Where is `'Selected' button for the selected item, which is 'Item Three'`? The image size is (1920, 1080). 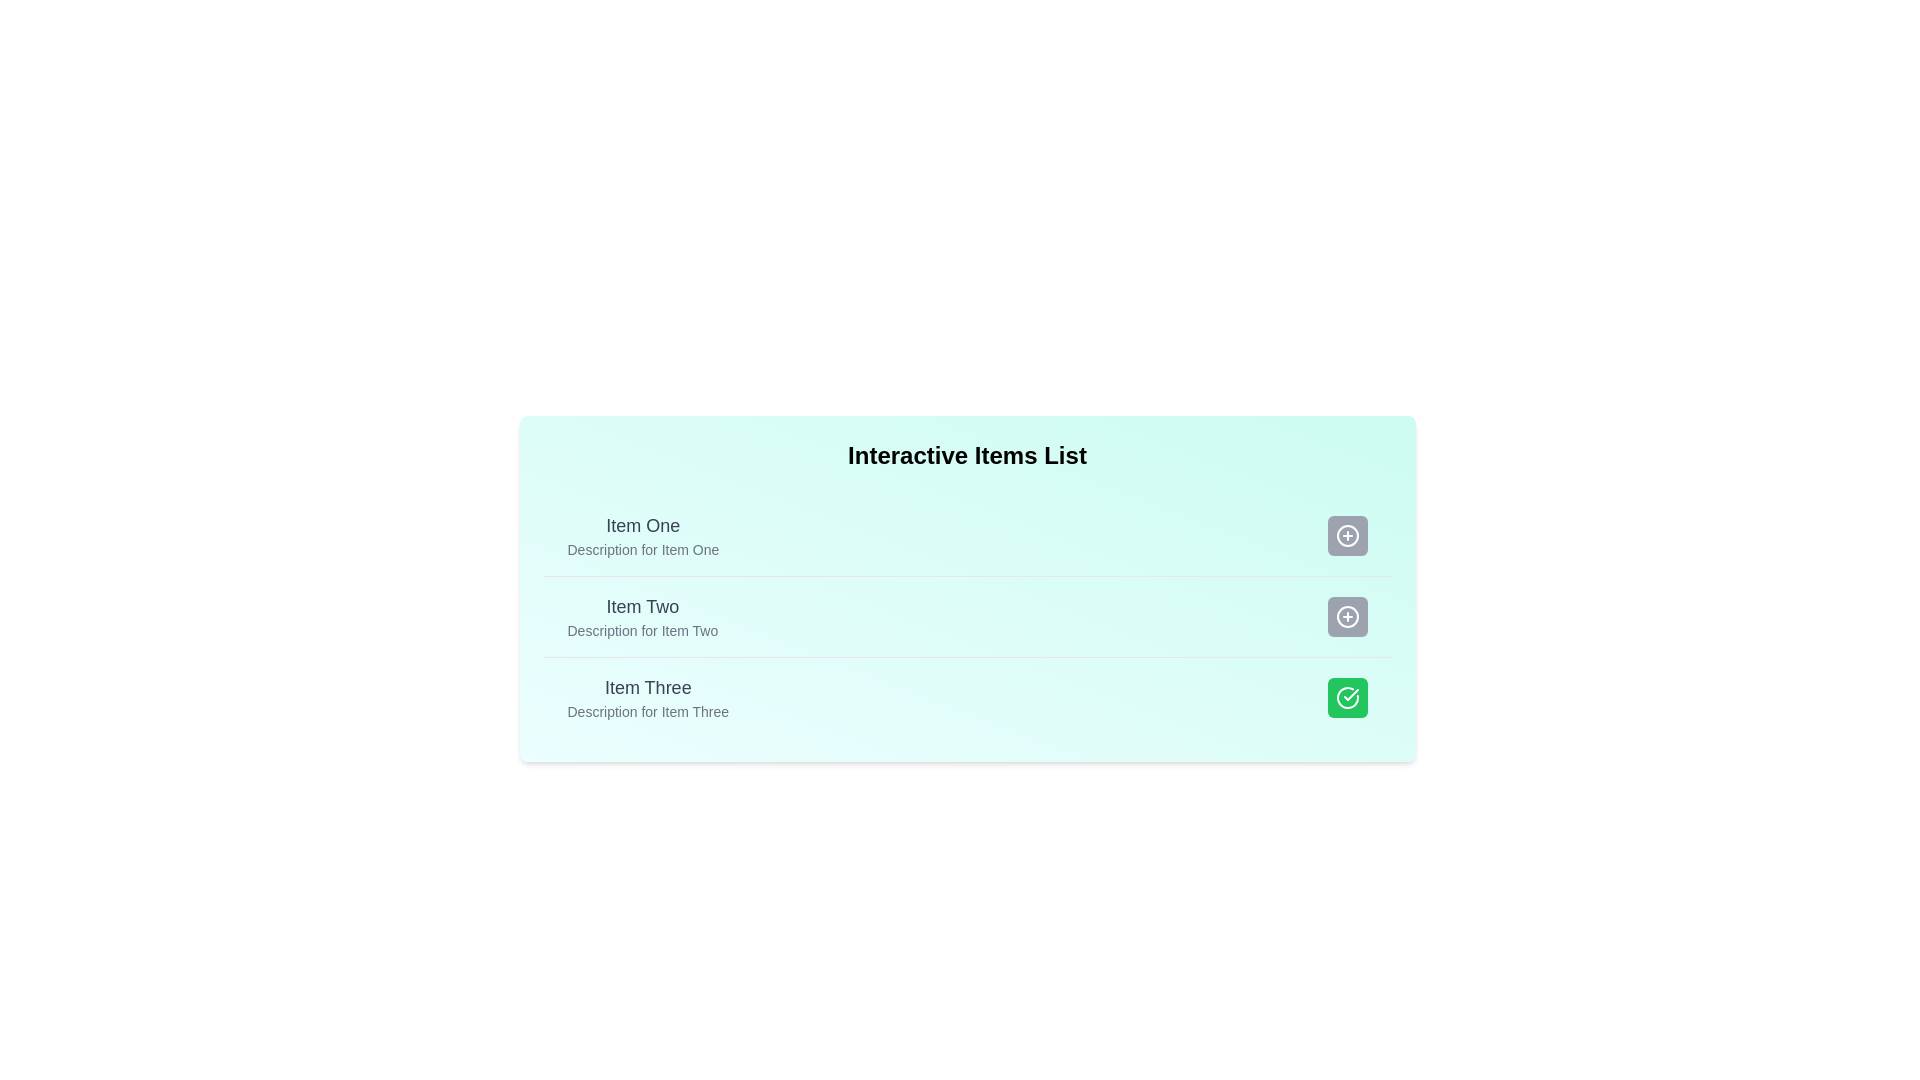 'Selected' button for the selected item, which is 'Item Three' is located at coordinates (1347, 697).